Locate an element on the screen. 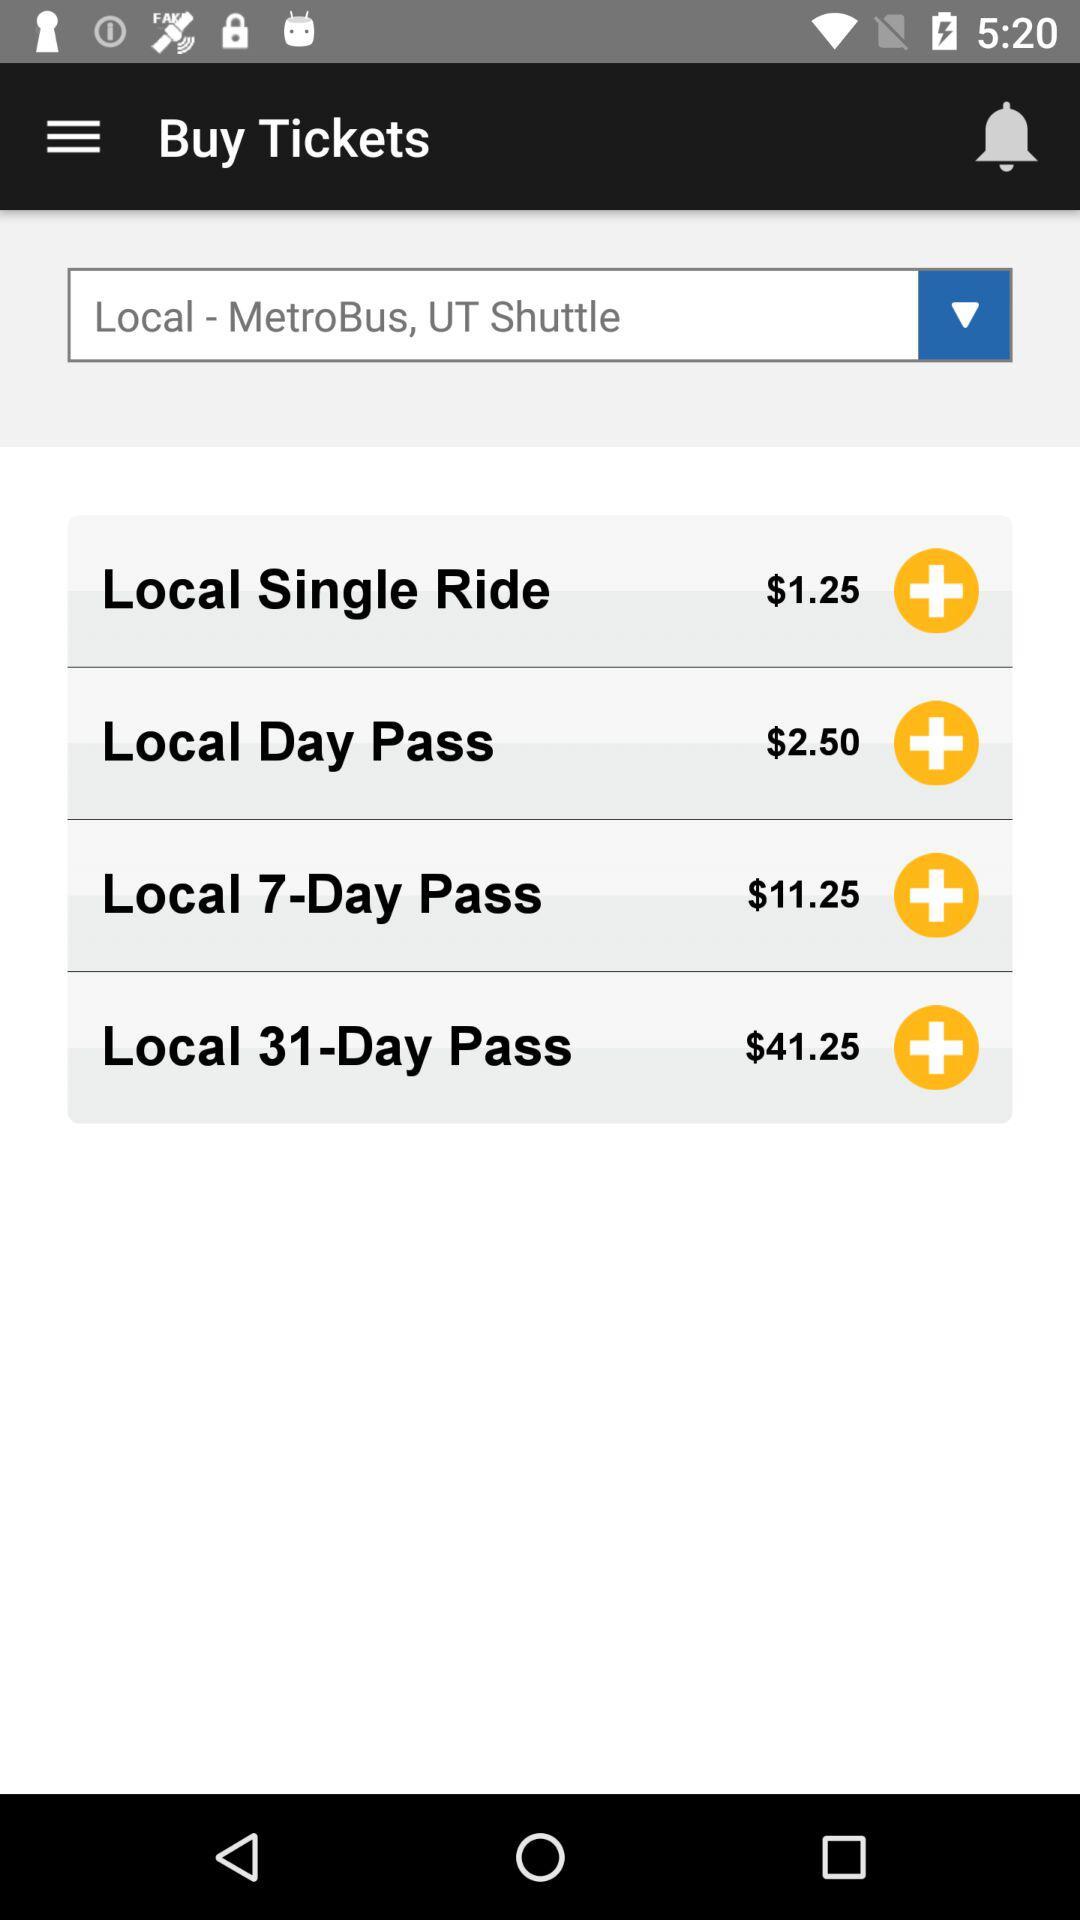 The height and width of the screenshot is (1920, 1080). app below local 31 day item is located at coordinates (540, 1157).